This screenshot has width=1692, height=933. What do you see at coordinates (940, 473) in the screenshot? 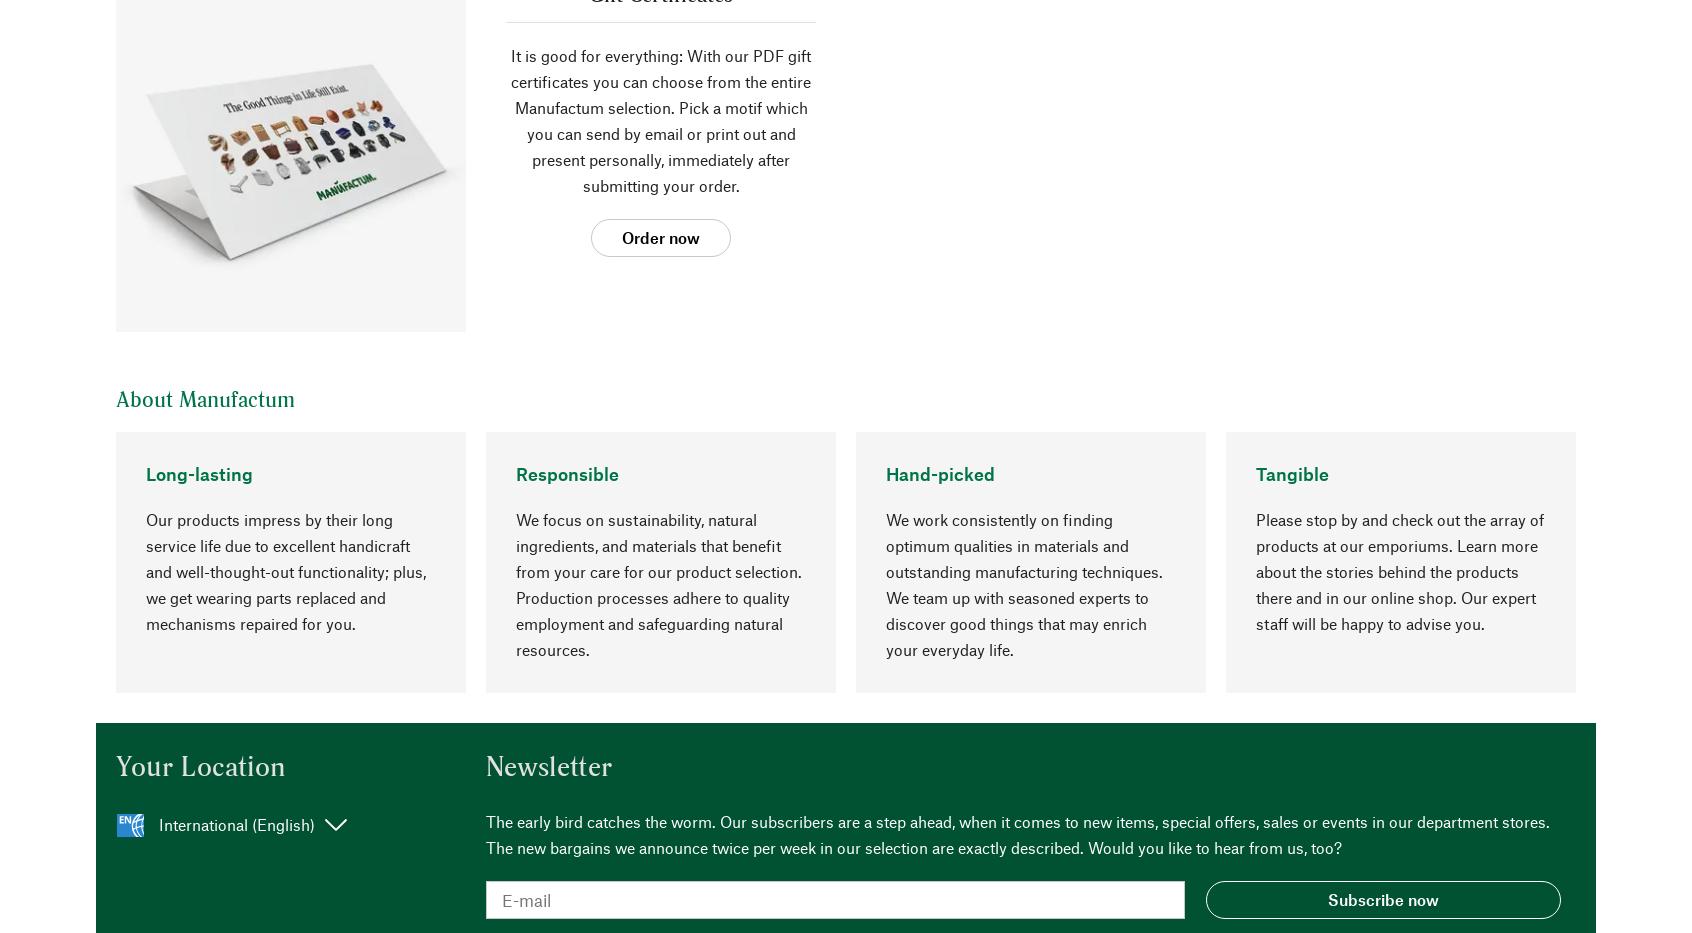
I see `'Hand-picked'` at bounding box center [940, 473].